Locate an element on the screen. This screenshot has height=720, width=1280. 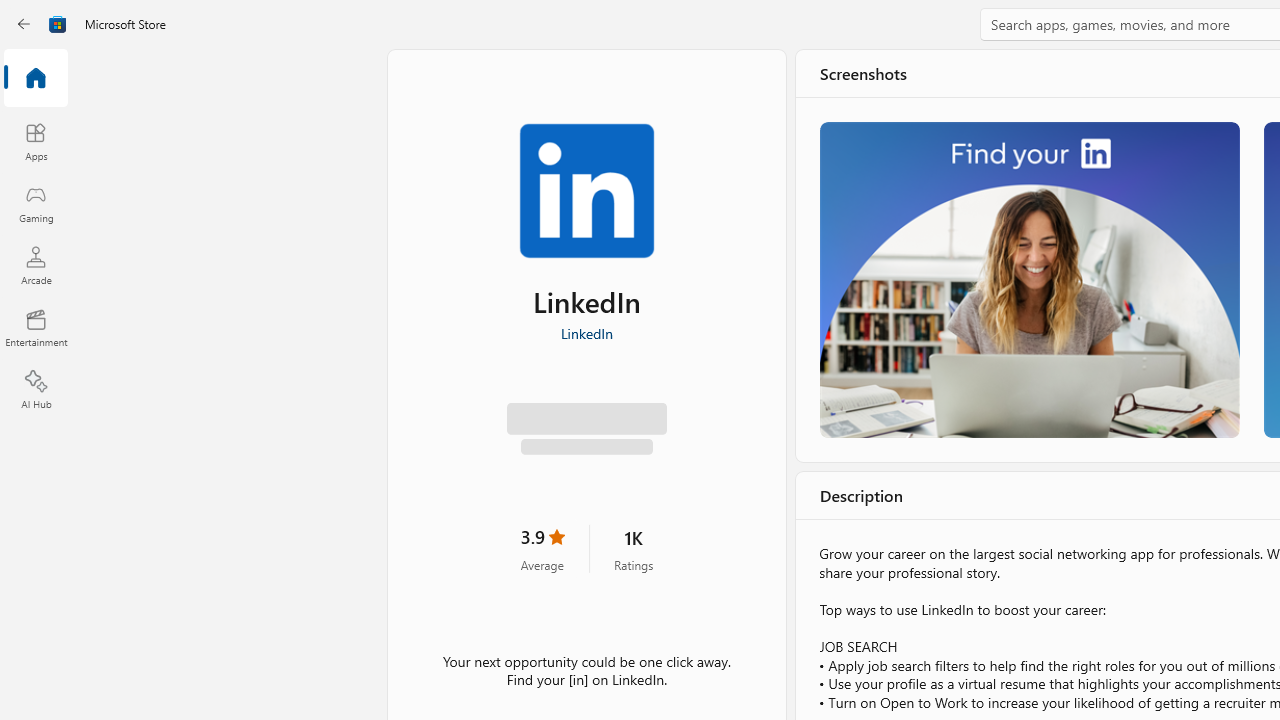
'Get' is located at coordinates (585, 424).